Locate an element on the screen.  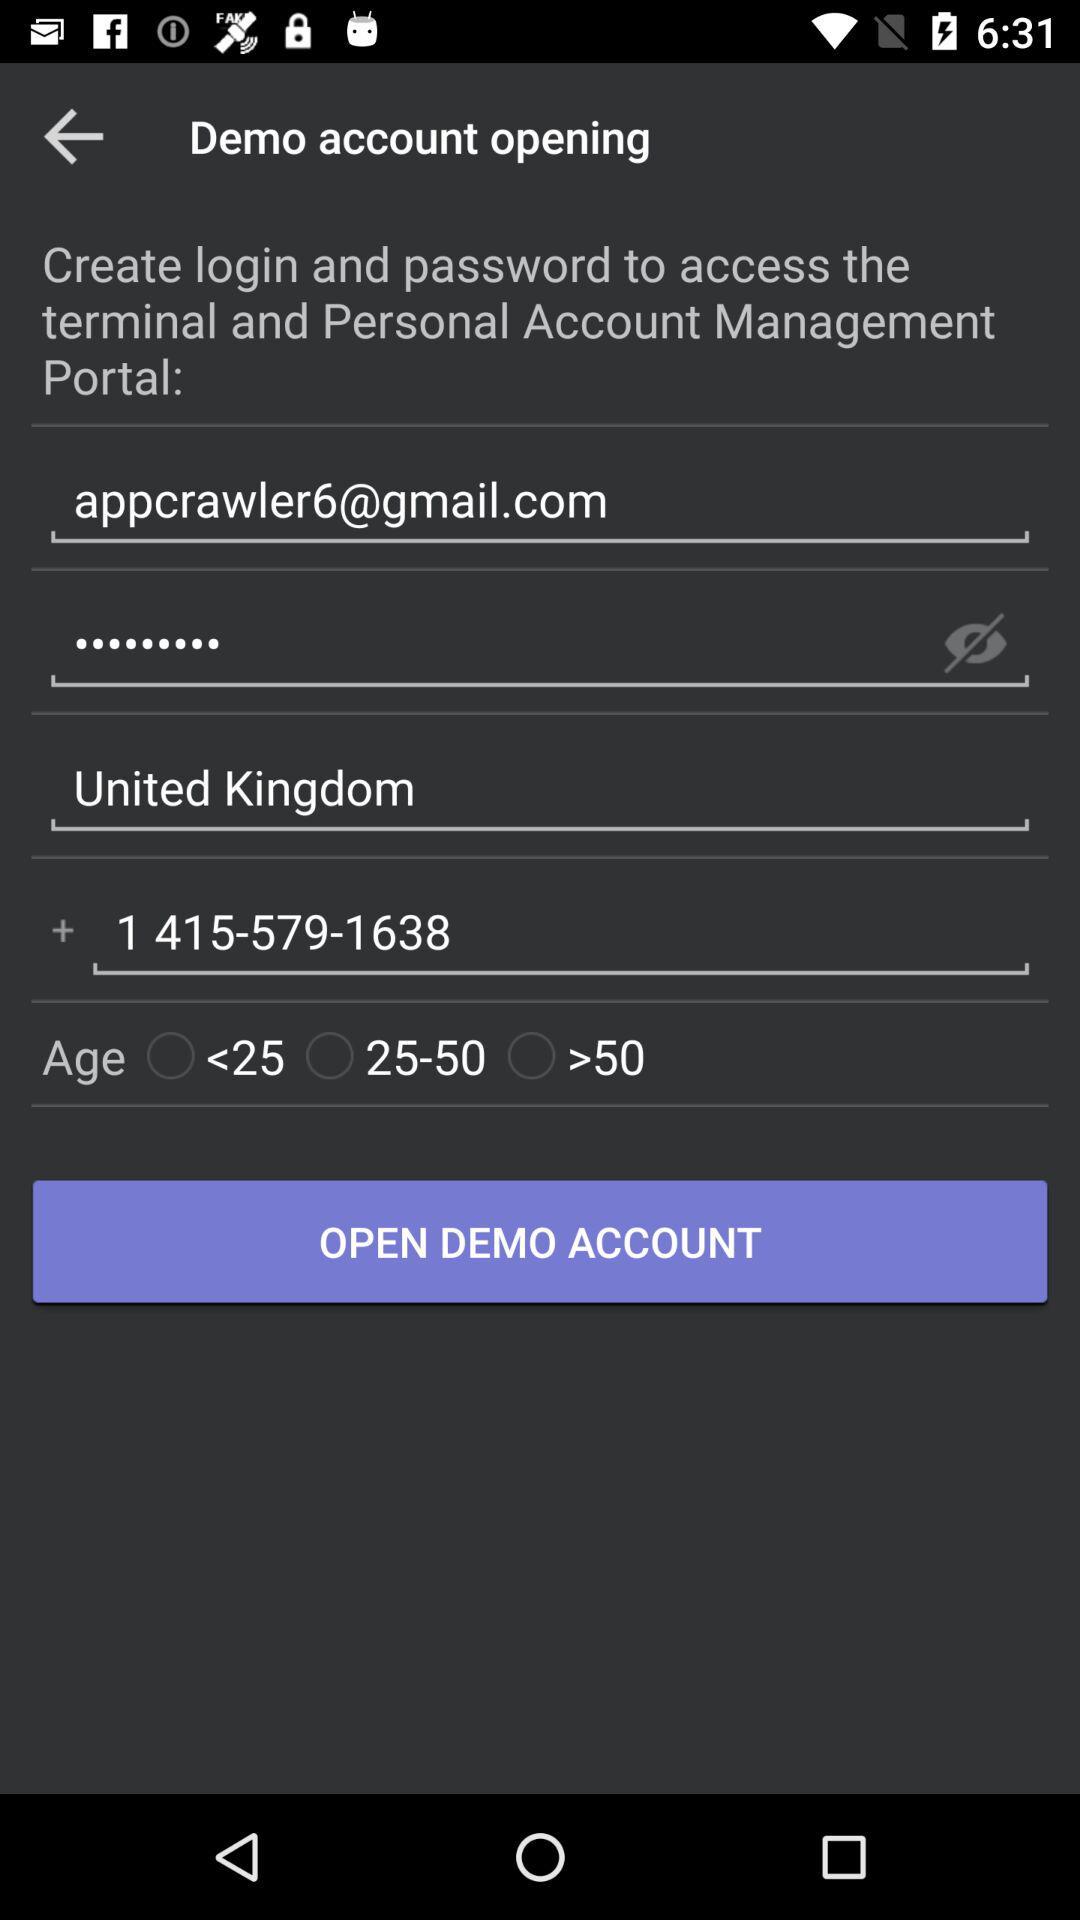
item above the crowd3116 item is located at coordinates (540, 499).